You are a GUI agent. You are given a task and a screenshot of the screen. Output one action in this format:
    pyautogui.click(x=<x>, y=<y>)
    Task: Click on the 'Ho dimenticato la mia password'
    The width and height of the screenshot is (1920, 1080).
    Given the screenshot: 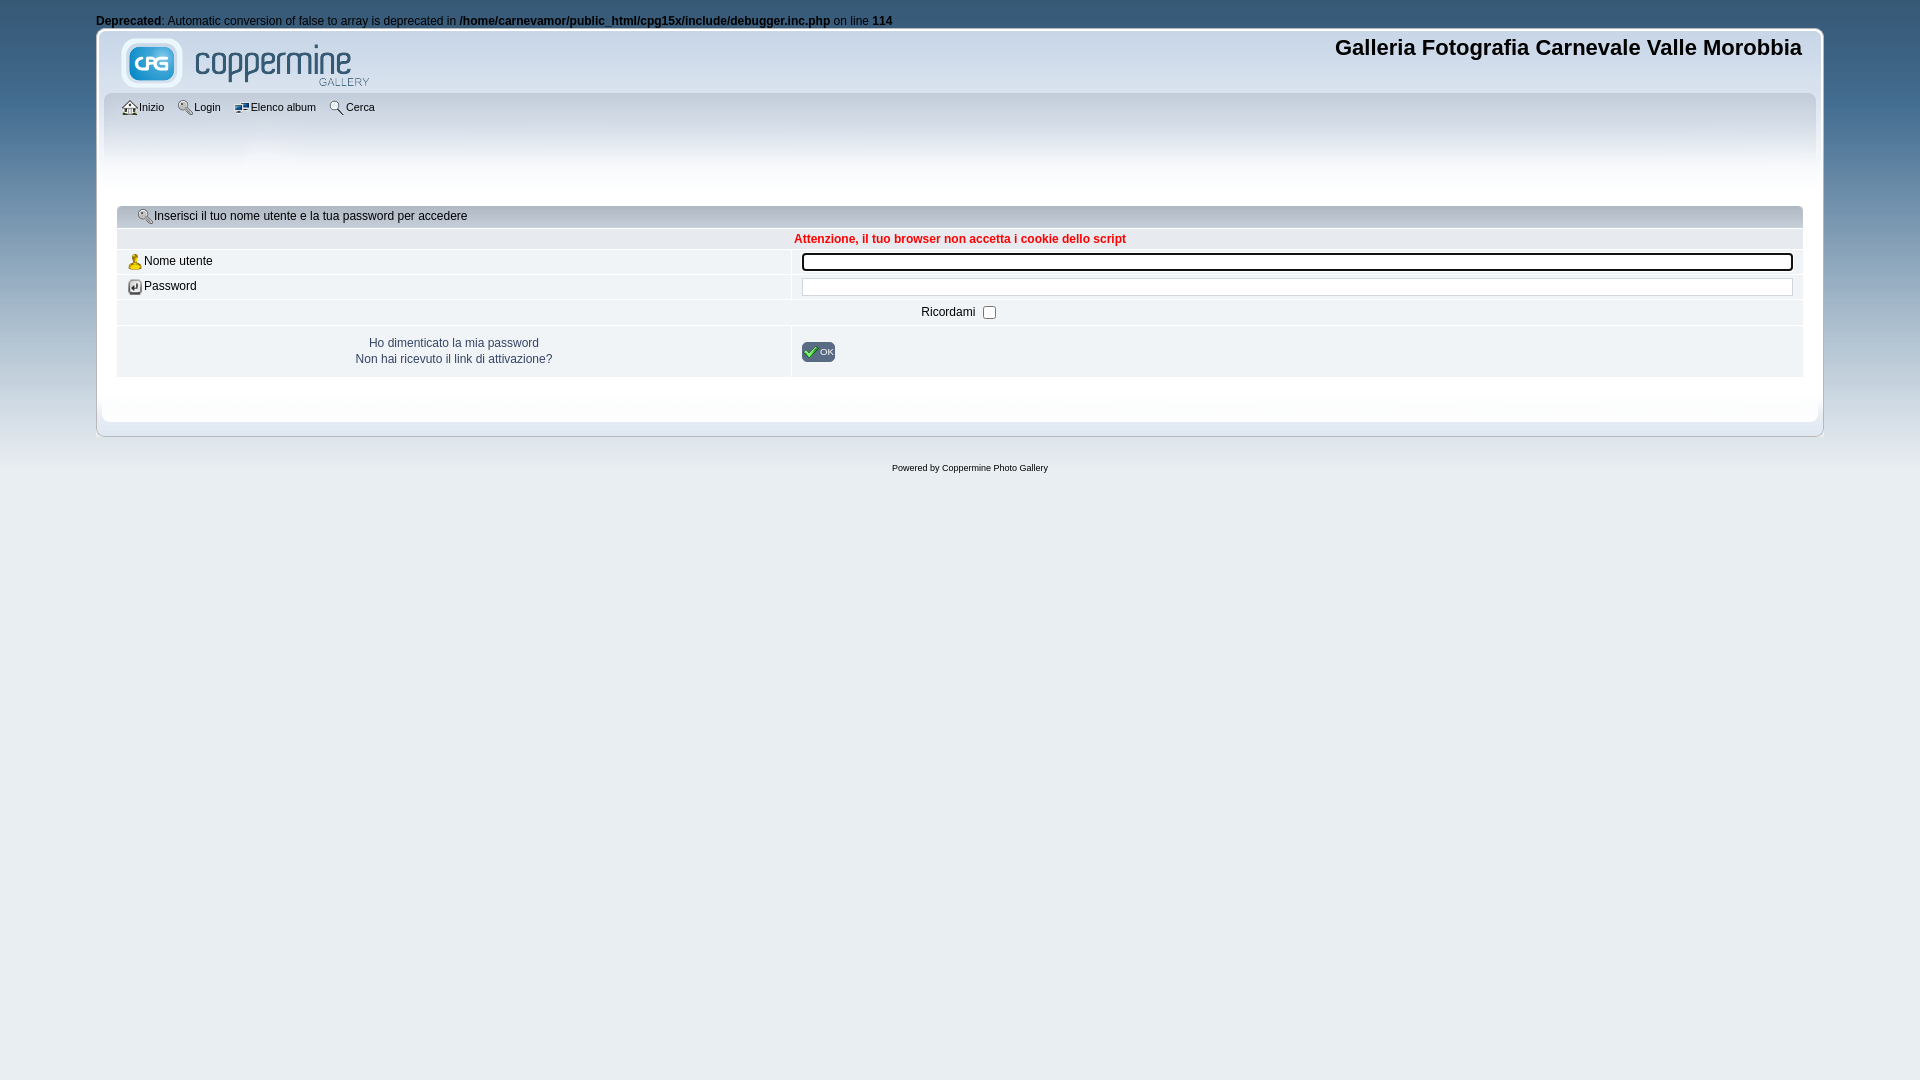 What is the action you would take?
    pyautogui.click(x=453, y=342)
    